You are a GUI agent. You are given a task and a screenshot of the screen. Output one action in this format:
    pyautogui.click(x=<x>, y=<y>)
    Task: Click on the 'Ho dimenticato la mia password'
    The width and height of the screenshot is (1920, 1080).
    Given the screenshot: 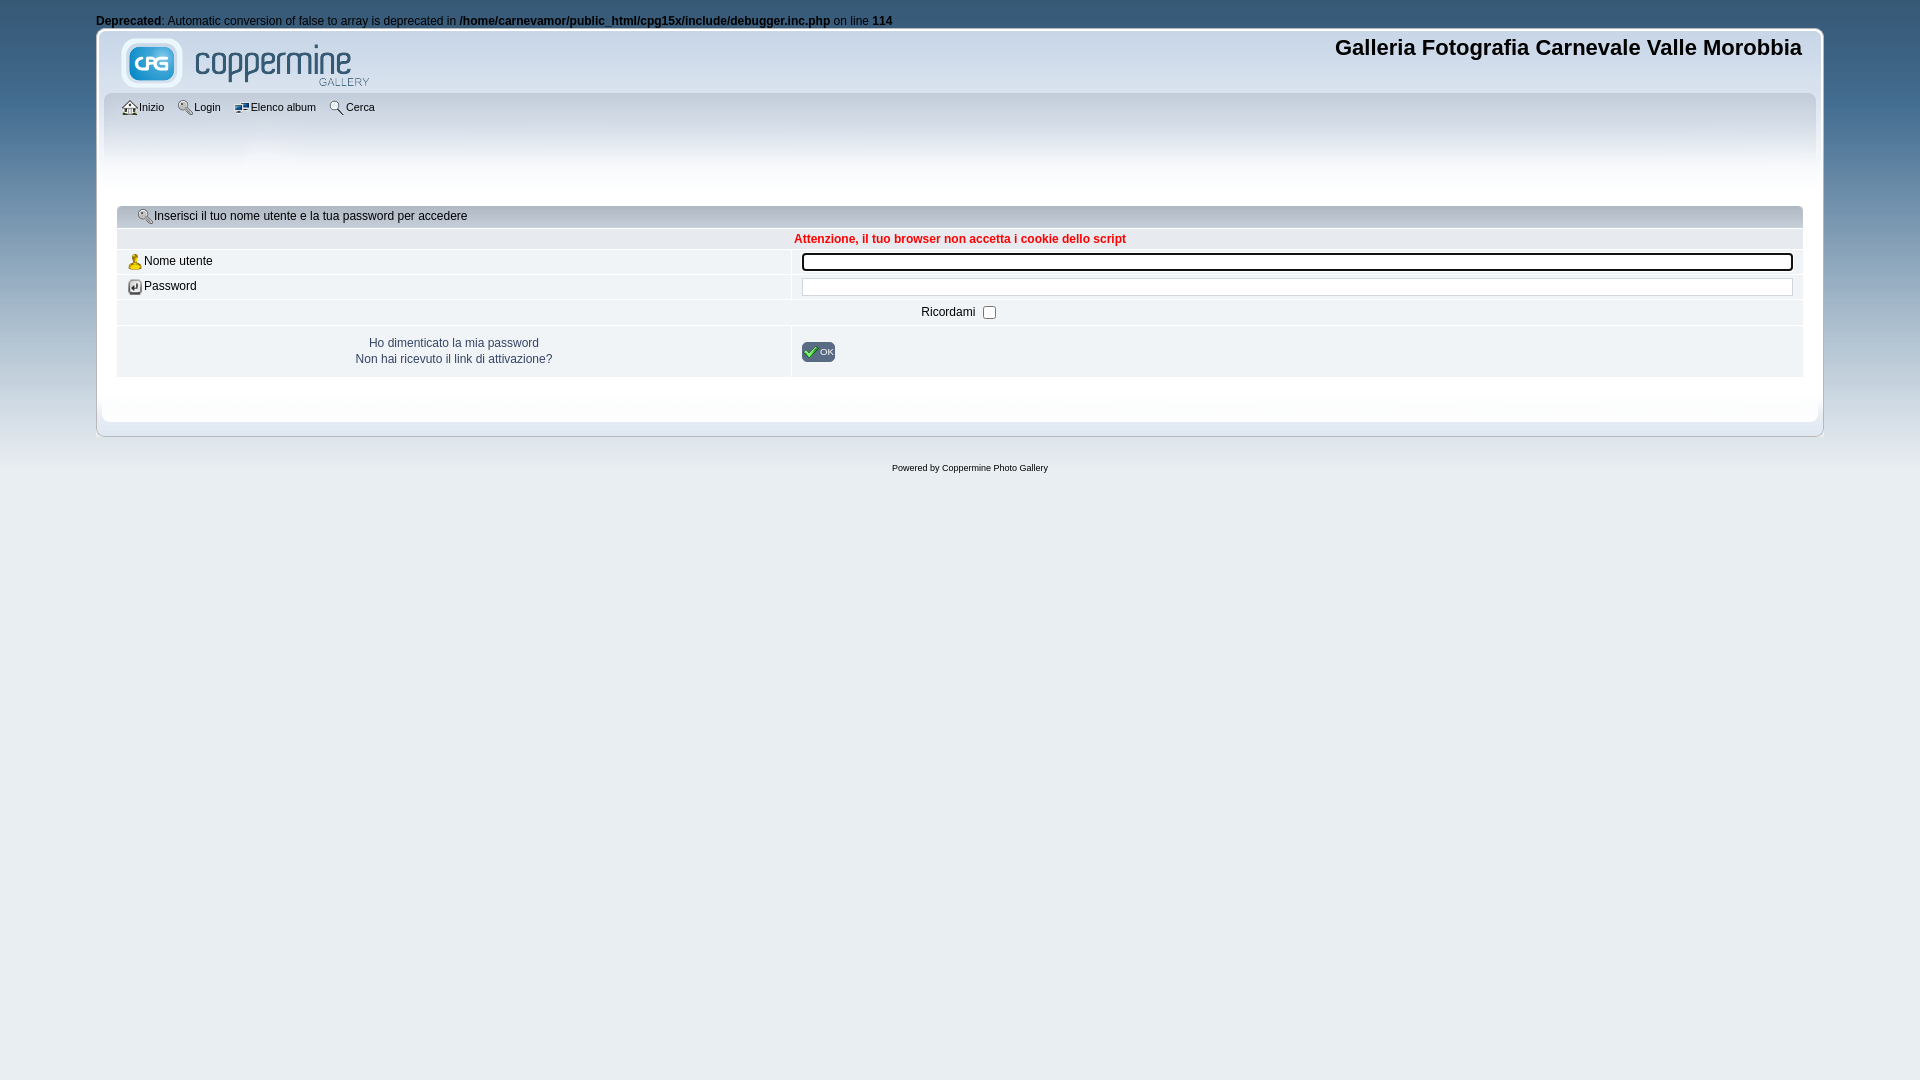 What is the action you would take?
    pyautogui.click(x=453, y=342)
    